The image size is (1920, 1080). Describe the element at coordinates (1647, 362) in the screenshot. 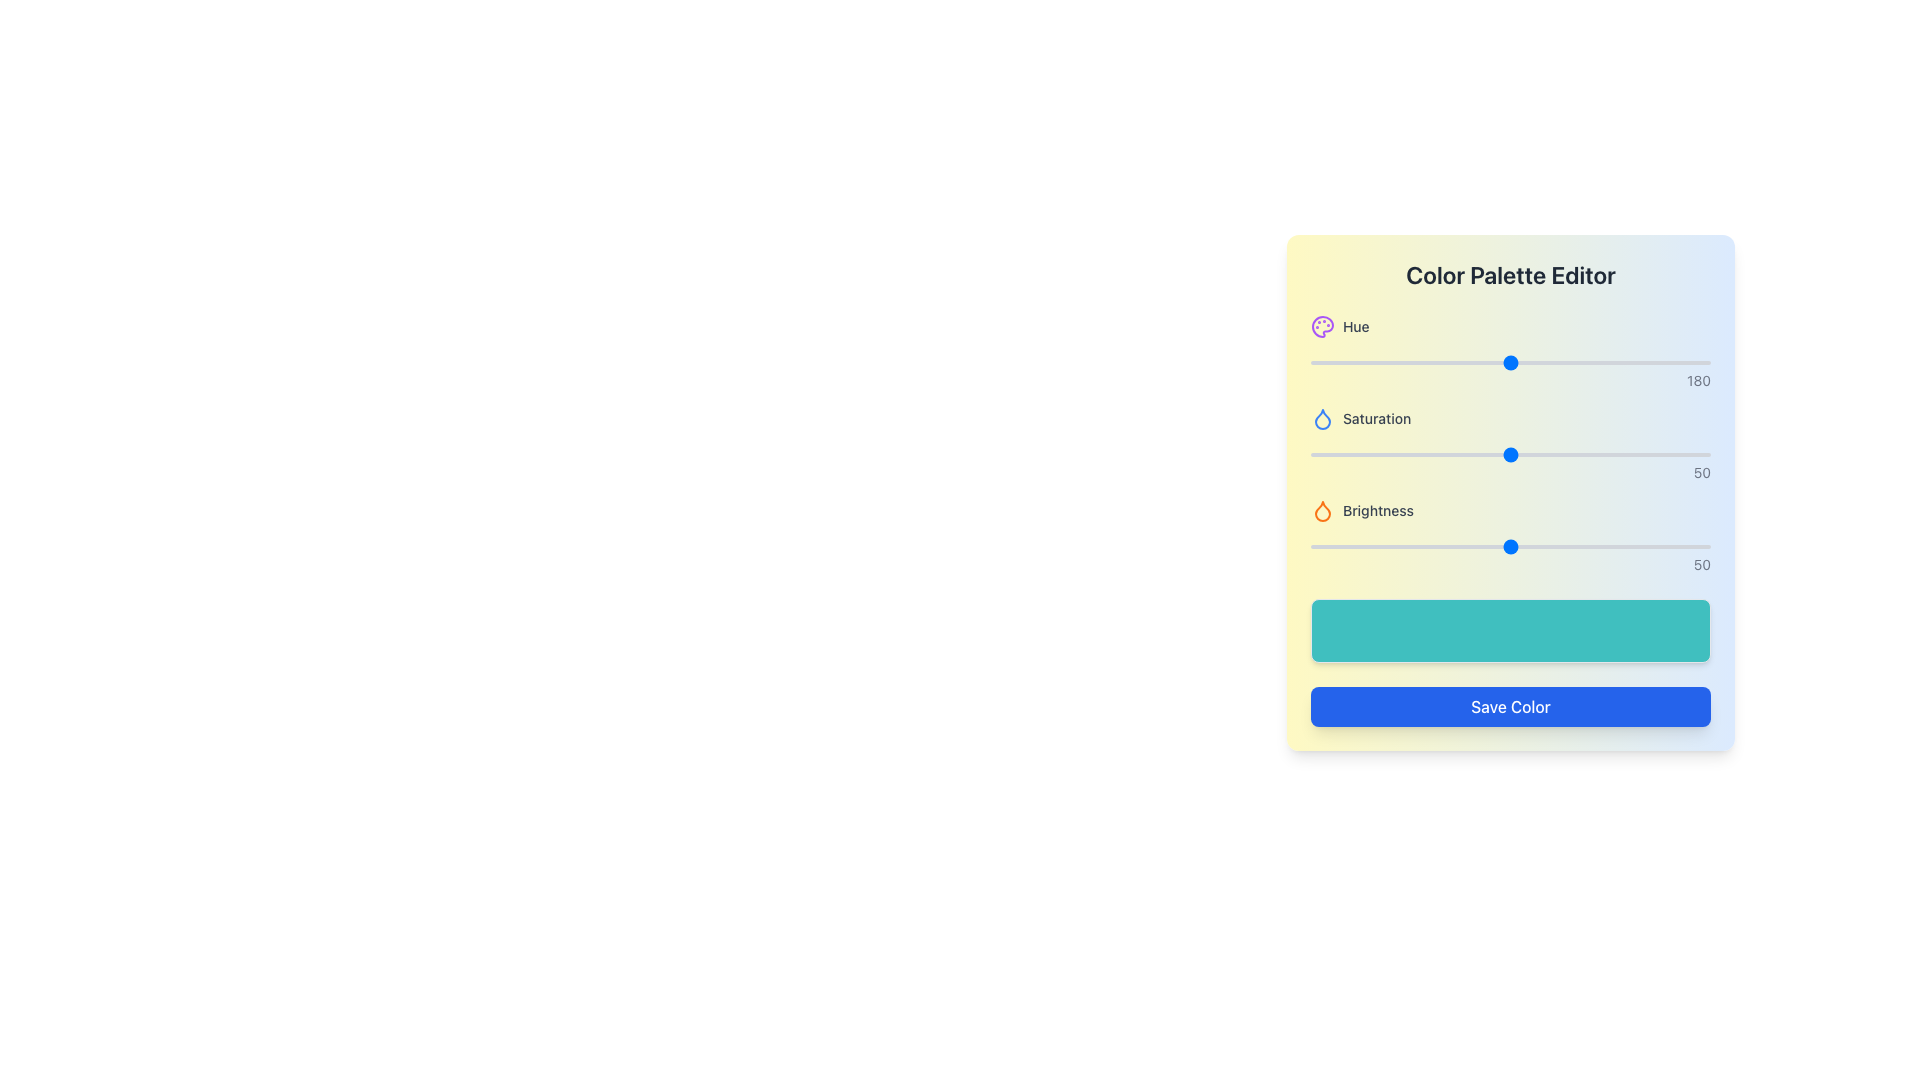

I see `hue` at that location.